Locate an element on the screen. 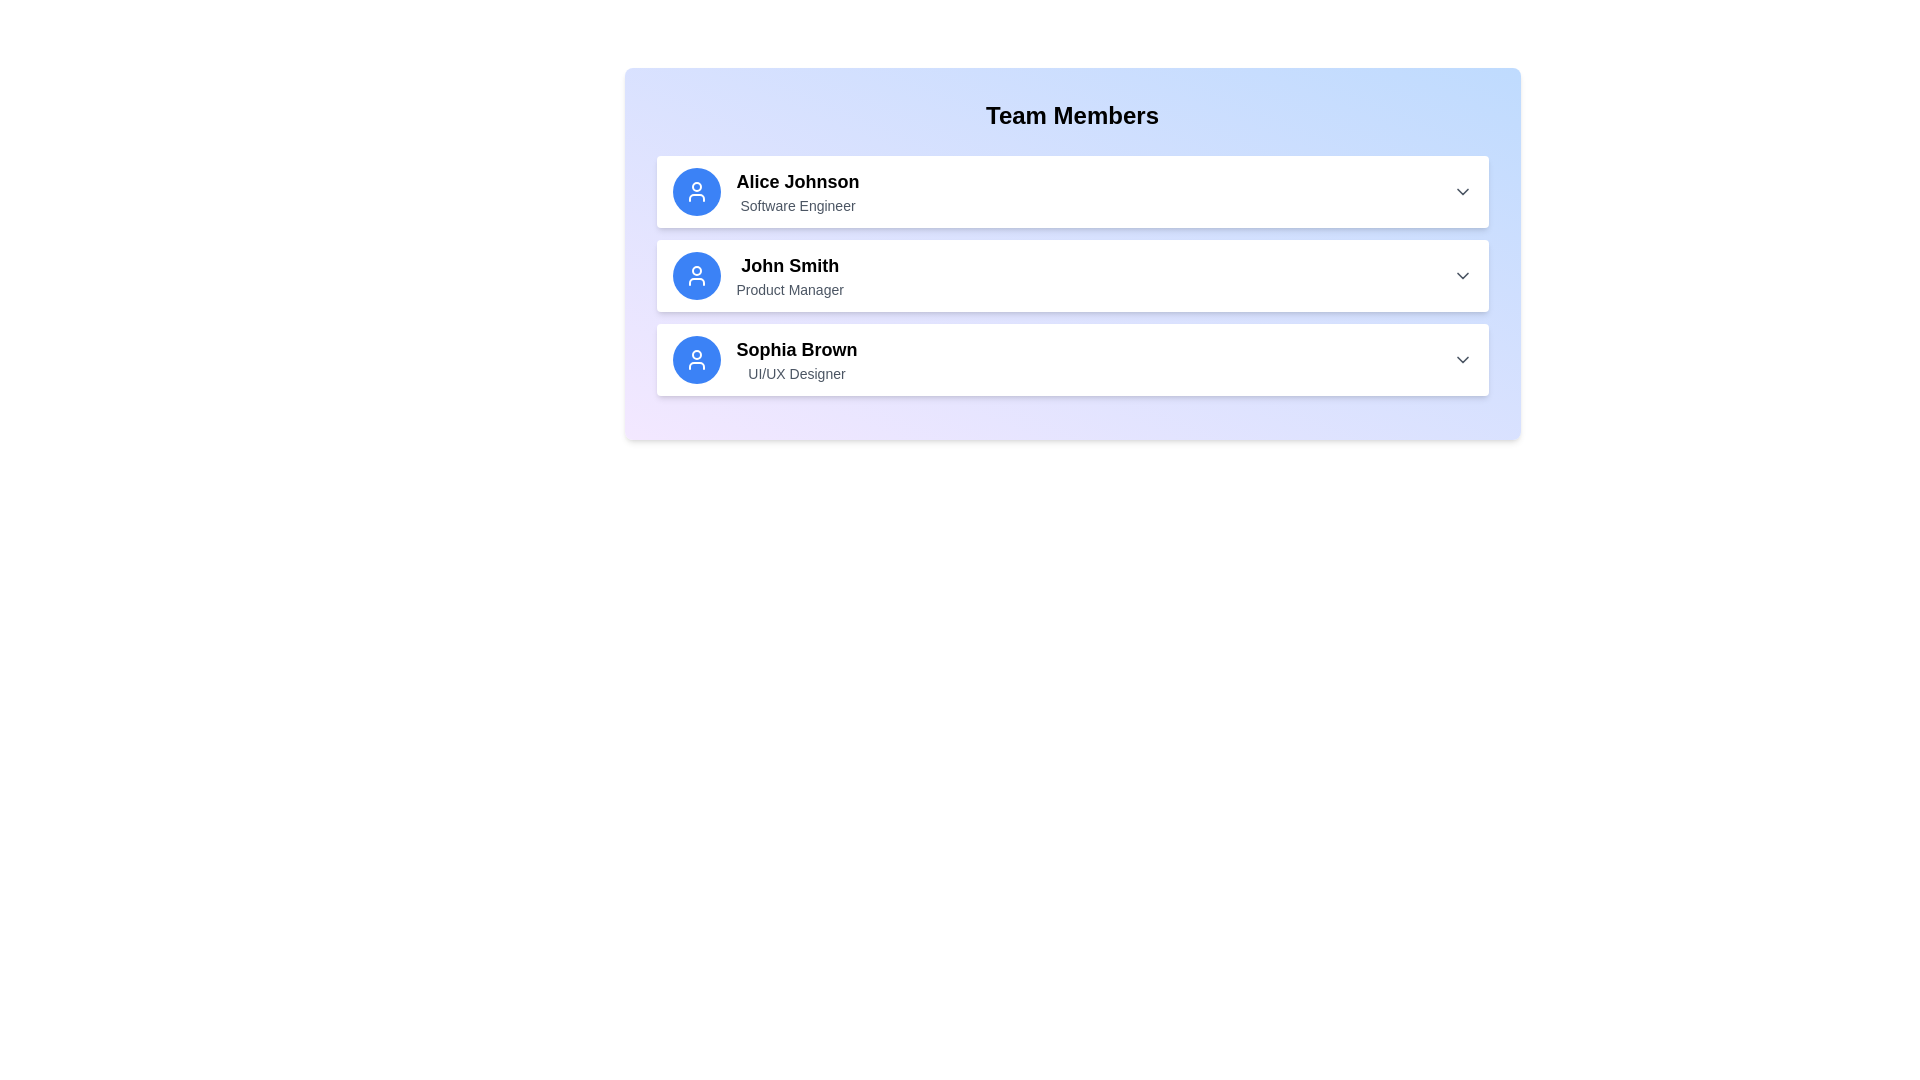 The image size is (1920, 1080). displayed information from the profile card representing a team member, located between 'Alice Johnson' and 'Sophia Brown' in the list of team members is located at coordinates (1071, 276).